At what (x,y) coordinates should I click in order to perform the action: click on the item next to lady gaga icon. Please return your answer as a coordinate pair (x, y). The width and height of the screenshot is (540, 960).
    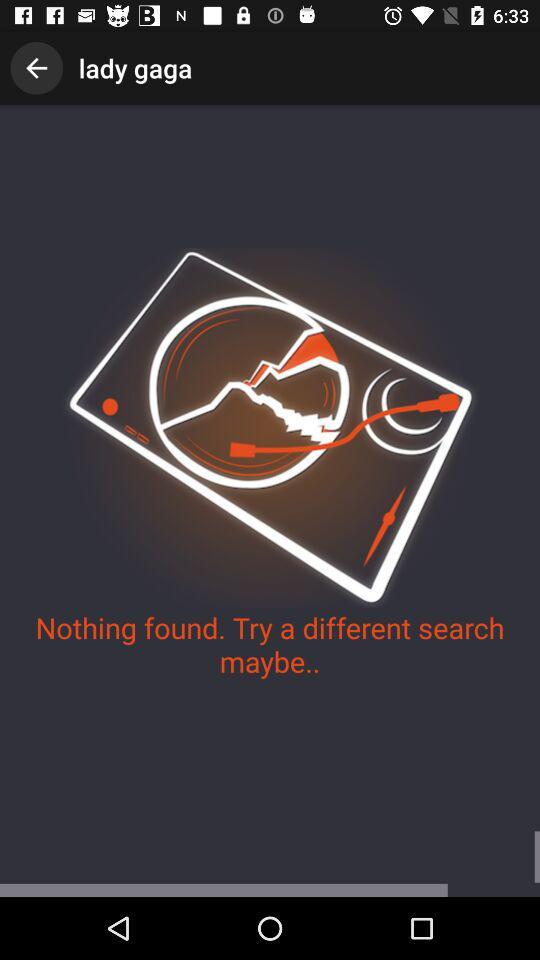
    Looking at the image, I should click on (36, 68).